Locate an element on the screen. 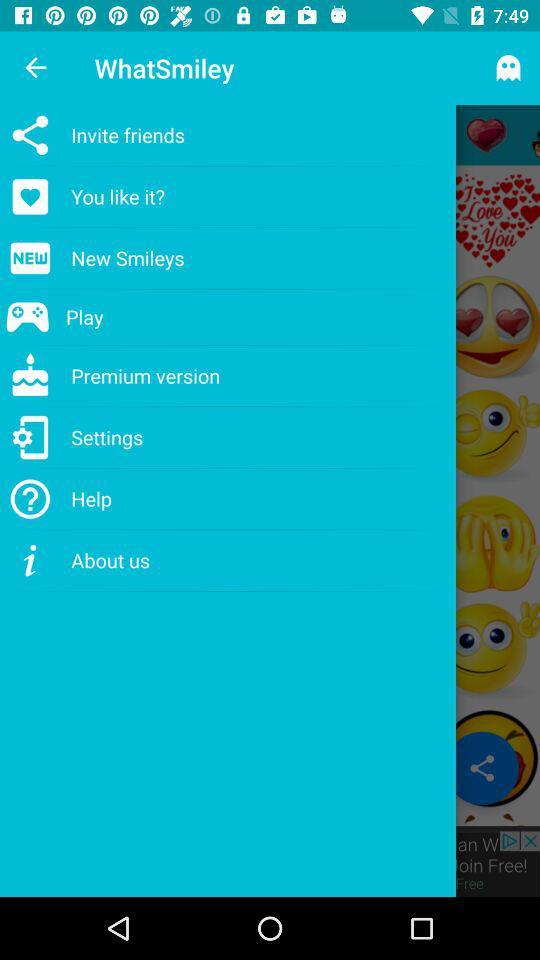 The height and width of the screenshot is (960, 540). the share icon is located at coordinates (481, 767).